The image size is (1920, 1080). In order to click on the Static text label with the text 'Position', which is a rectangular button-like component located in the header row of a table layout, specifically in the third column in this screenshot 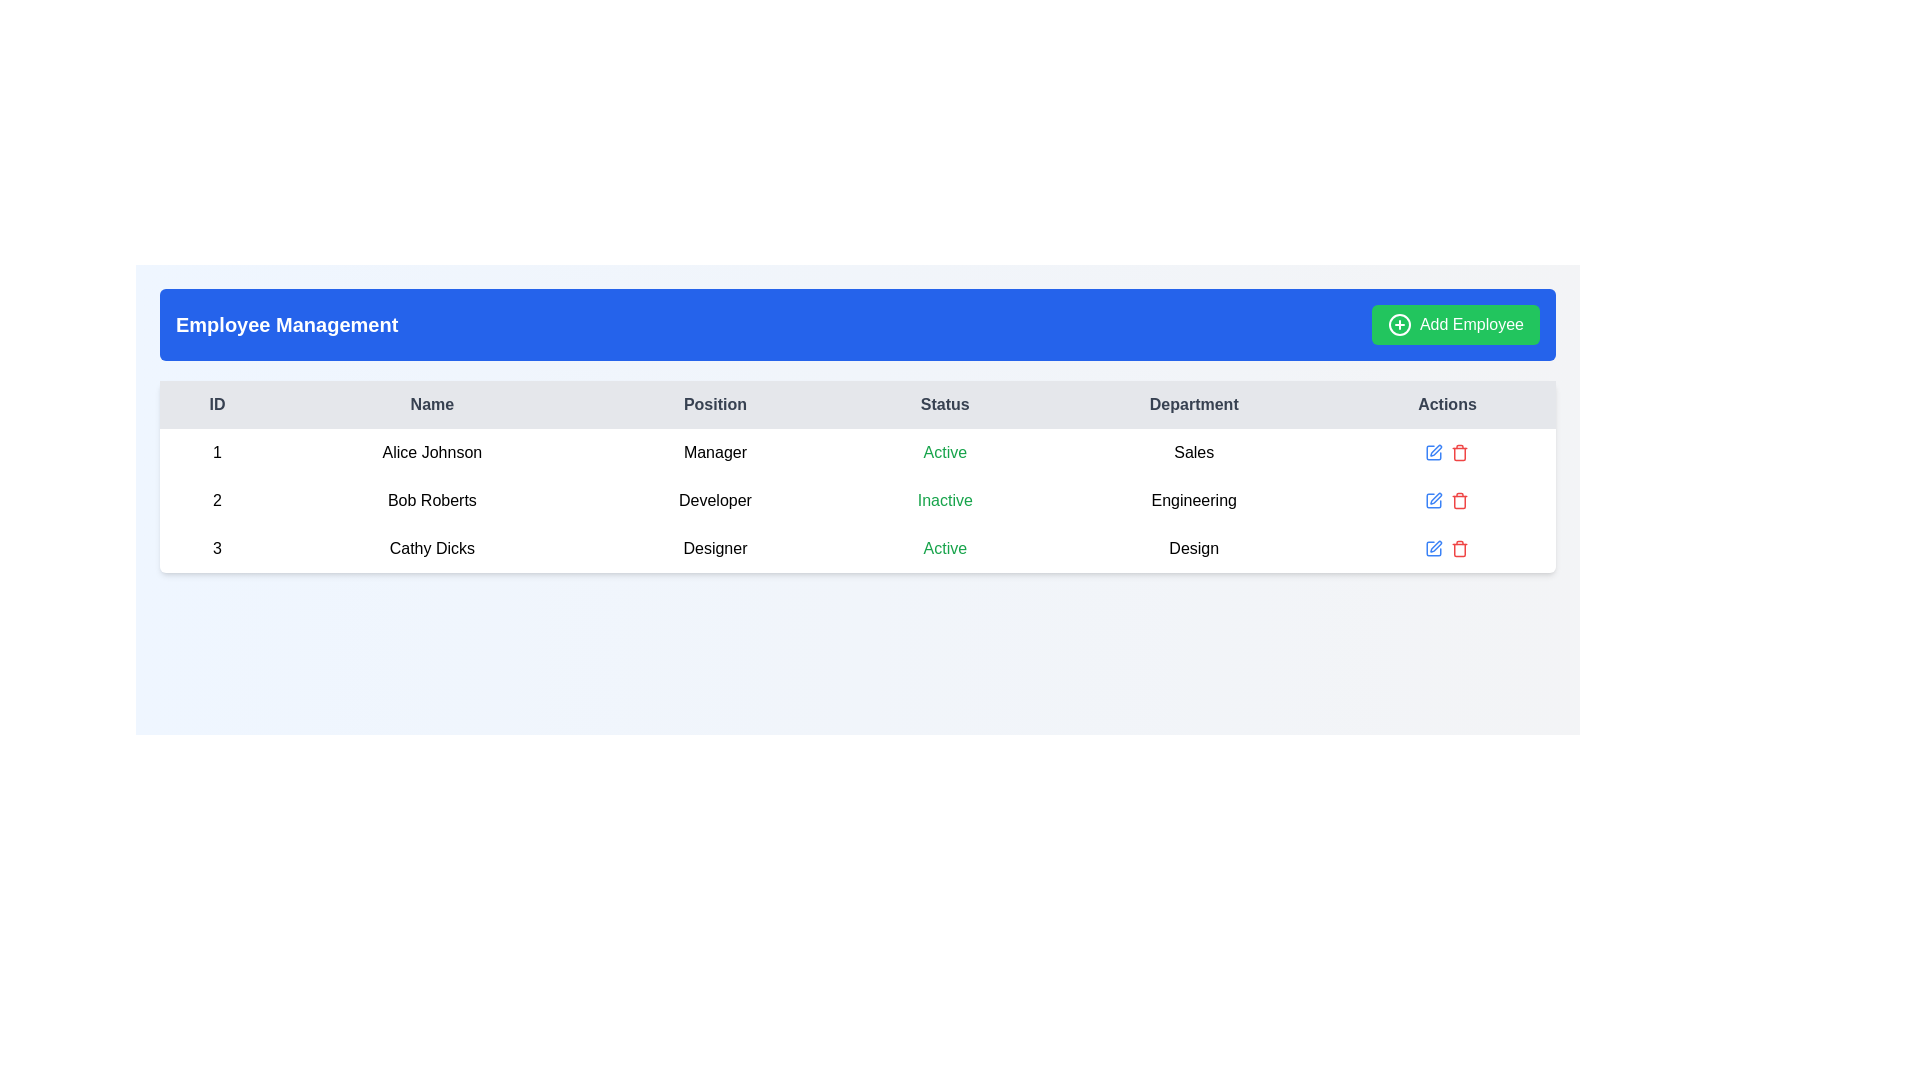, I will do `click(715, 405)`.